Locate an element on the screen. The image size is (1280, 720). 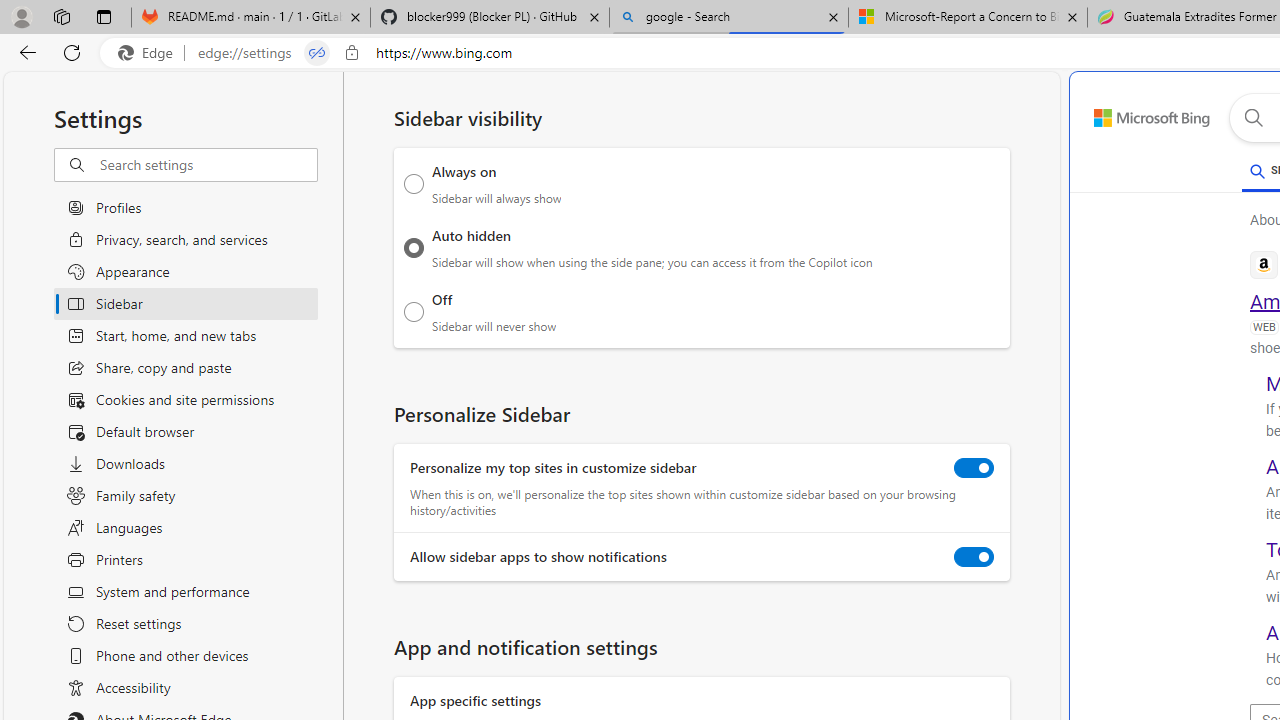
'Tabs in split screen' is located at coordinates (316, 52).